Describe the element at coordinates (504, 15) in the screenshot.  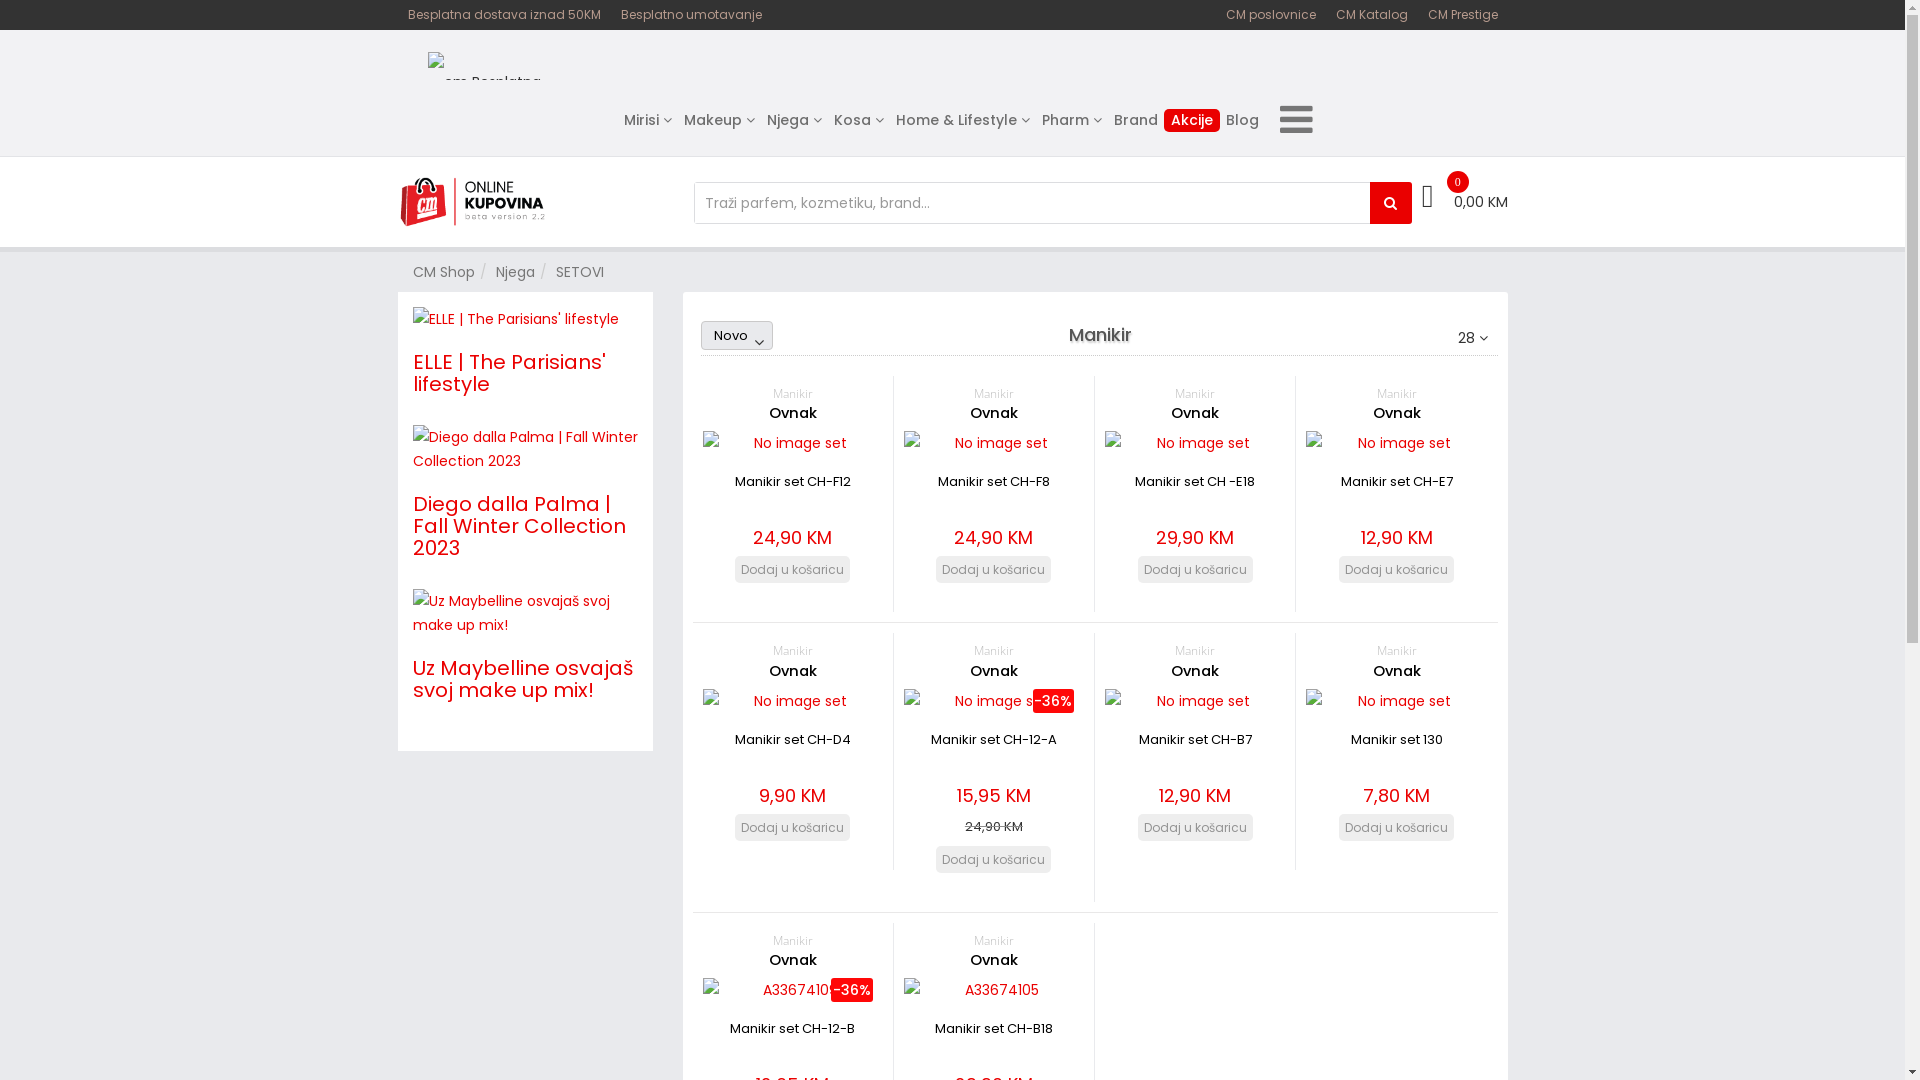
I see `'Besplatna dostava iznad 50KM'` at that location.